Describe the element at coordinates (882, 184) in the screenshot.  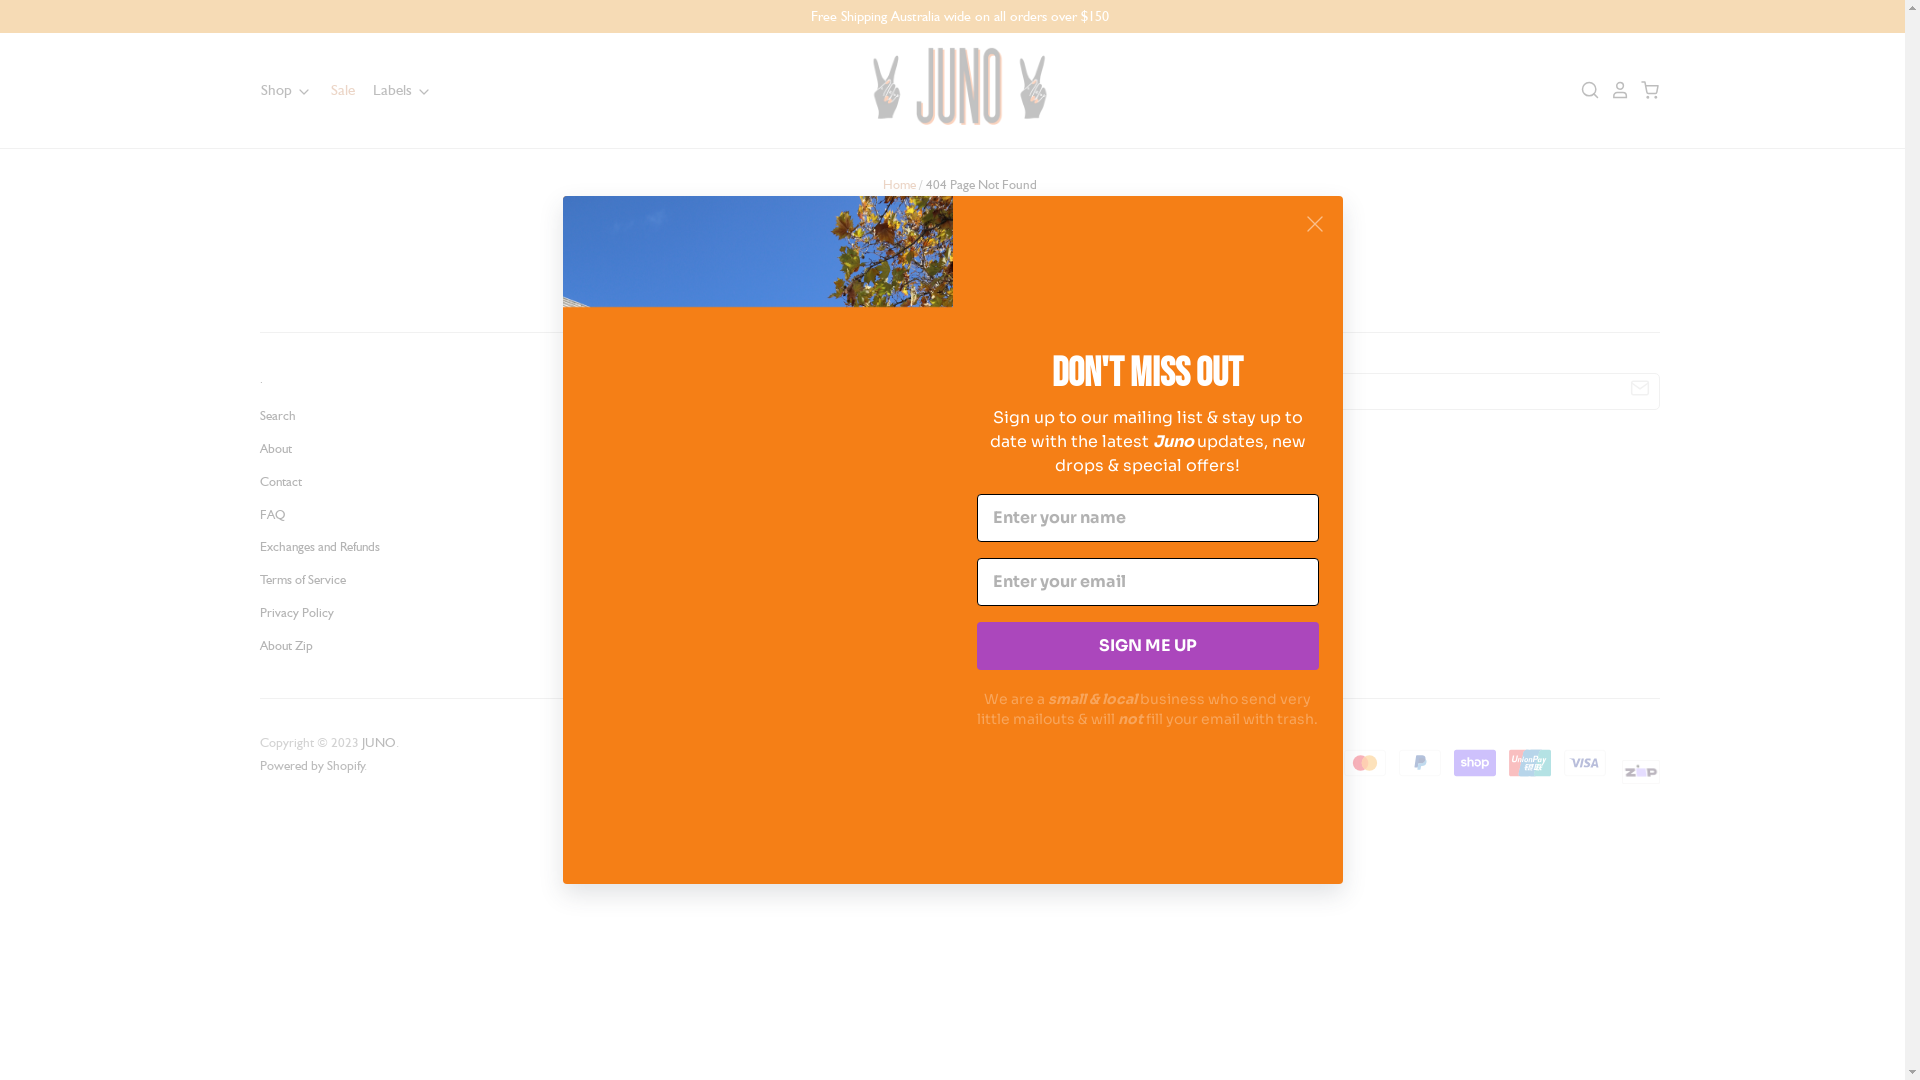
I see `'Home'` at that location.